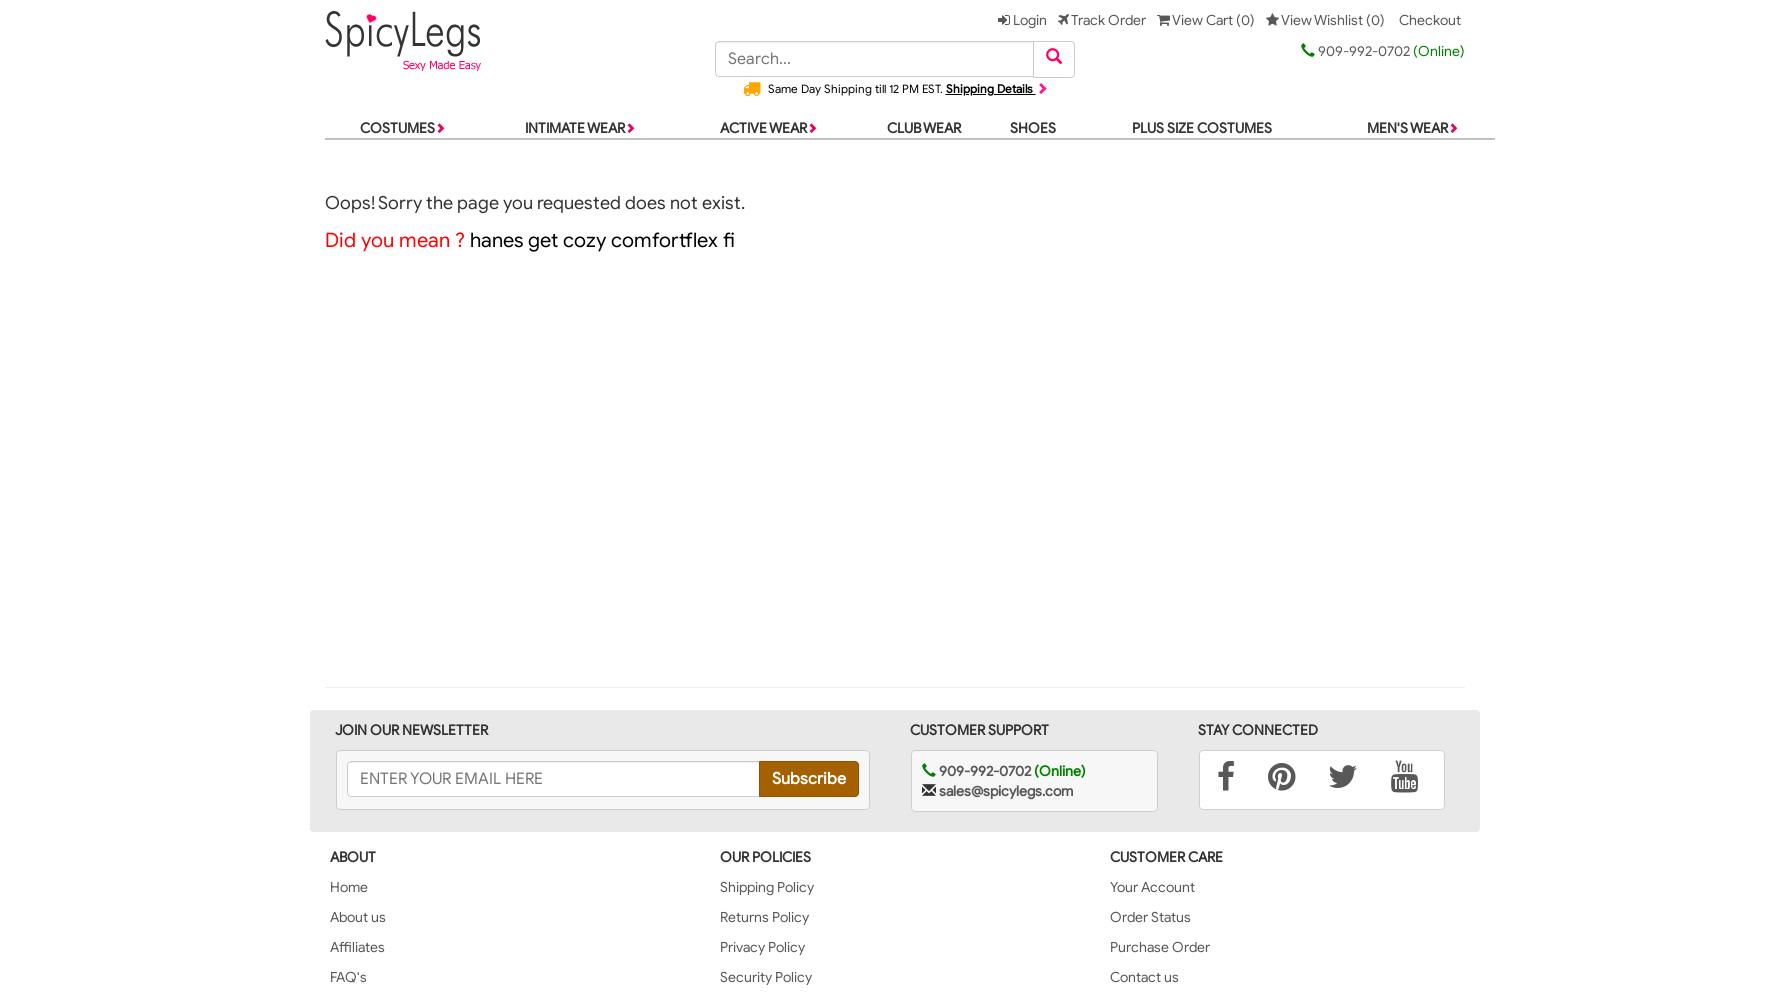  What do you see at coordinates (1031, 127) in the screenshot?
I see `'SHOES'` at bounding box center [1031, 127].